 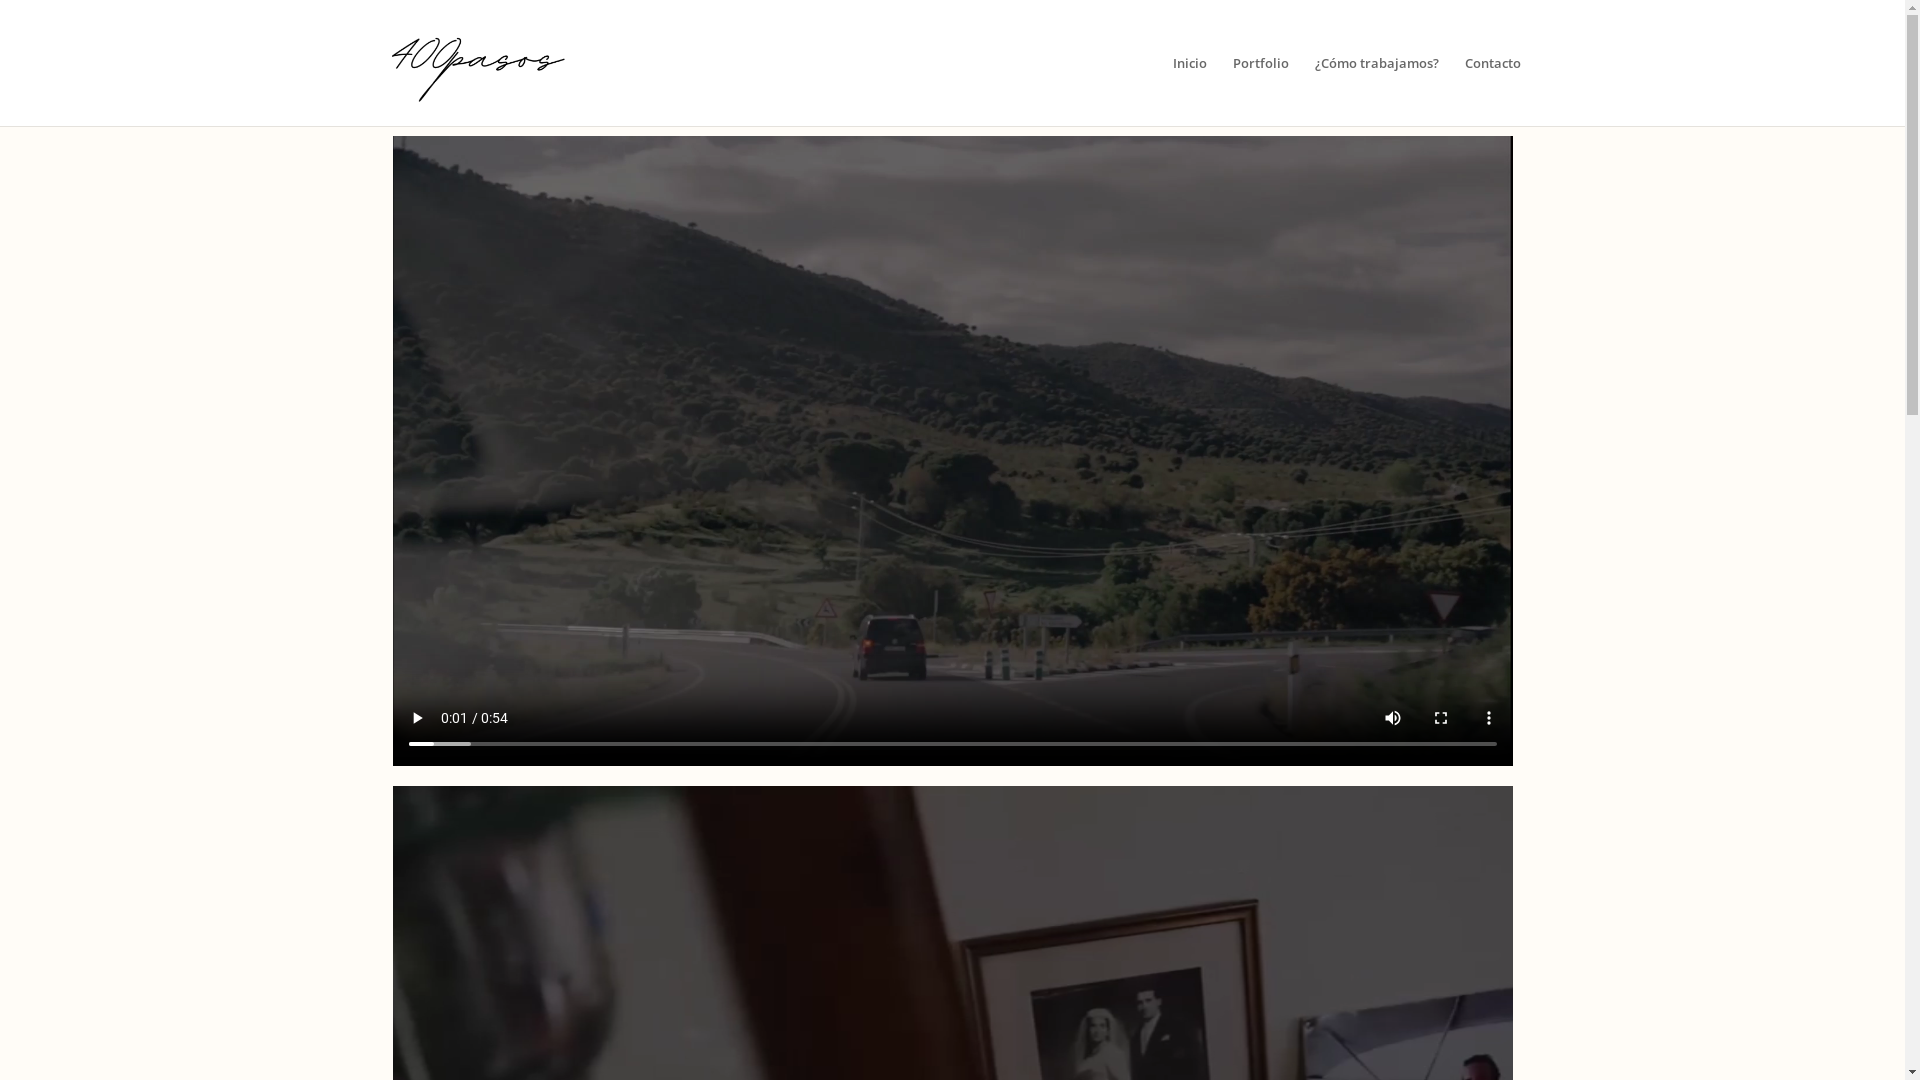 What do you see at coordinates (1260, 91) in the screenshot?
I see `'Portfolio'` at bounding box center [1260, 91].